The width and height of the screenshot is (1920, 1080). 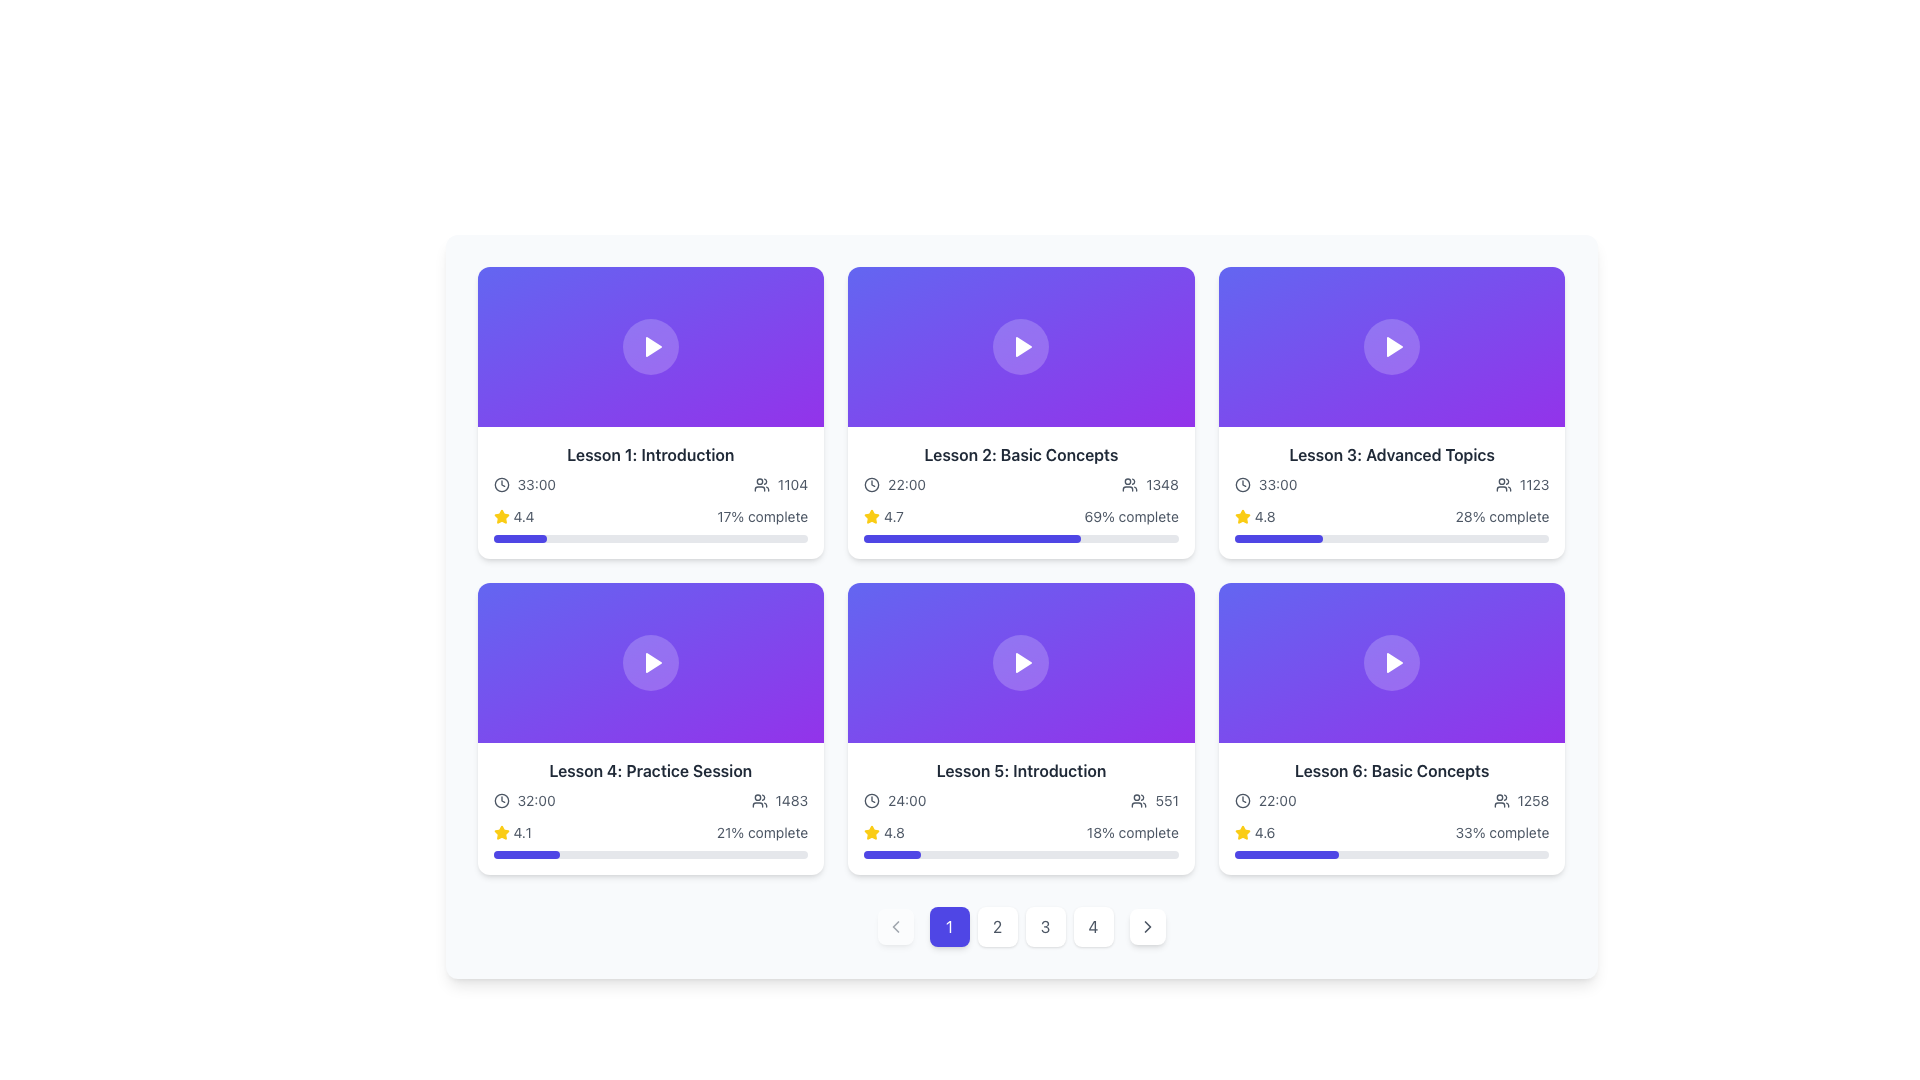 I want to click on the right-pointing arrow-shaped icon with rounded ends and a thin stroke, located inside a circular button at the bottom right corner of the page, so click(x=1147, y=926).